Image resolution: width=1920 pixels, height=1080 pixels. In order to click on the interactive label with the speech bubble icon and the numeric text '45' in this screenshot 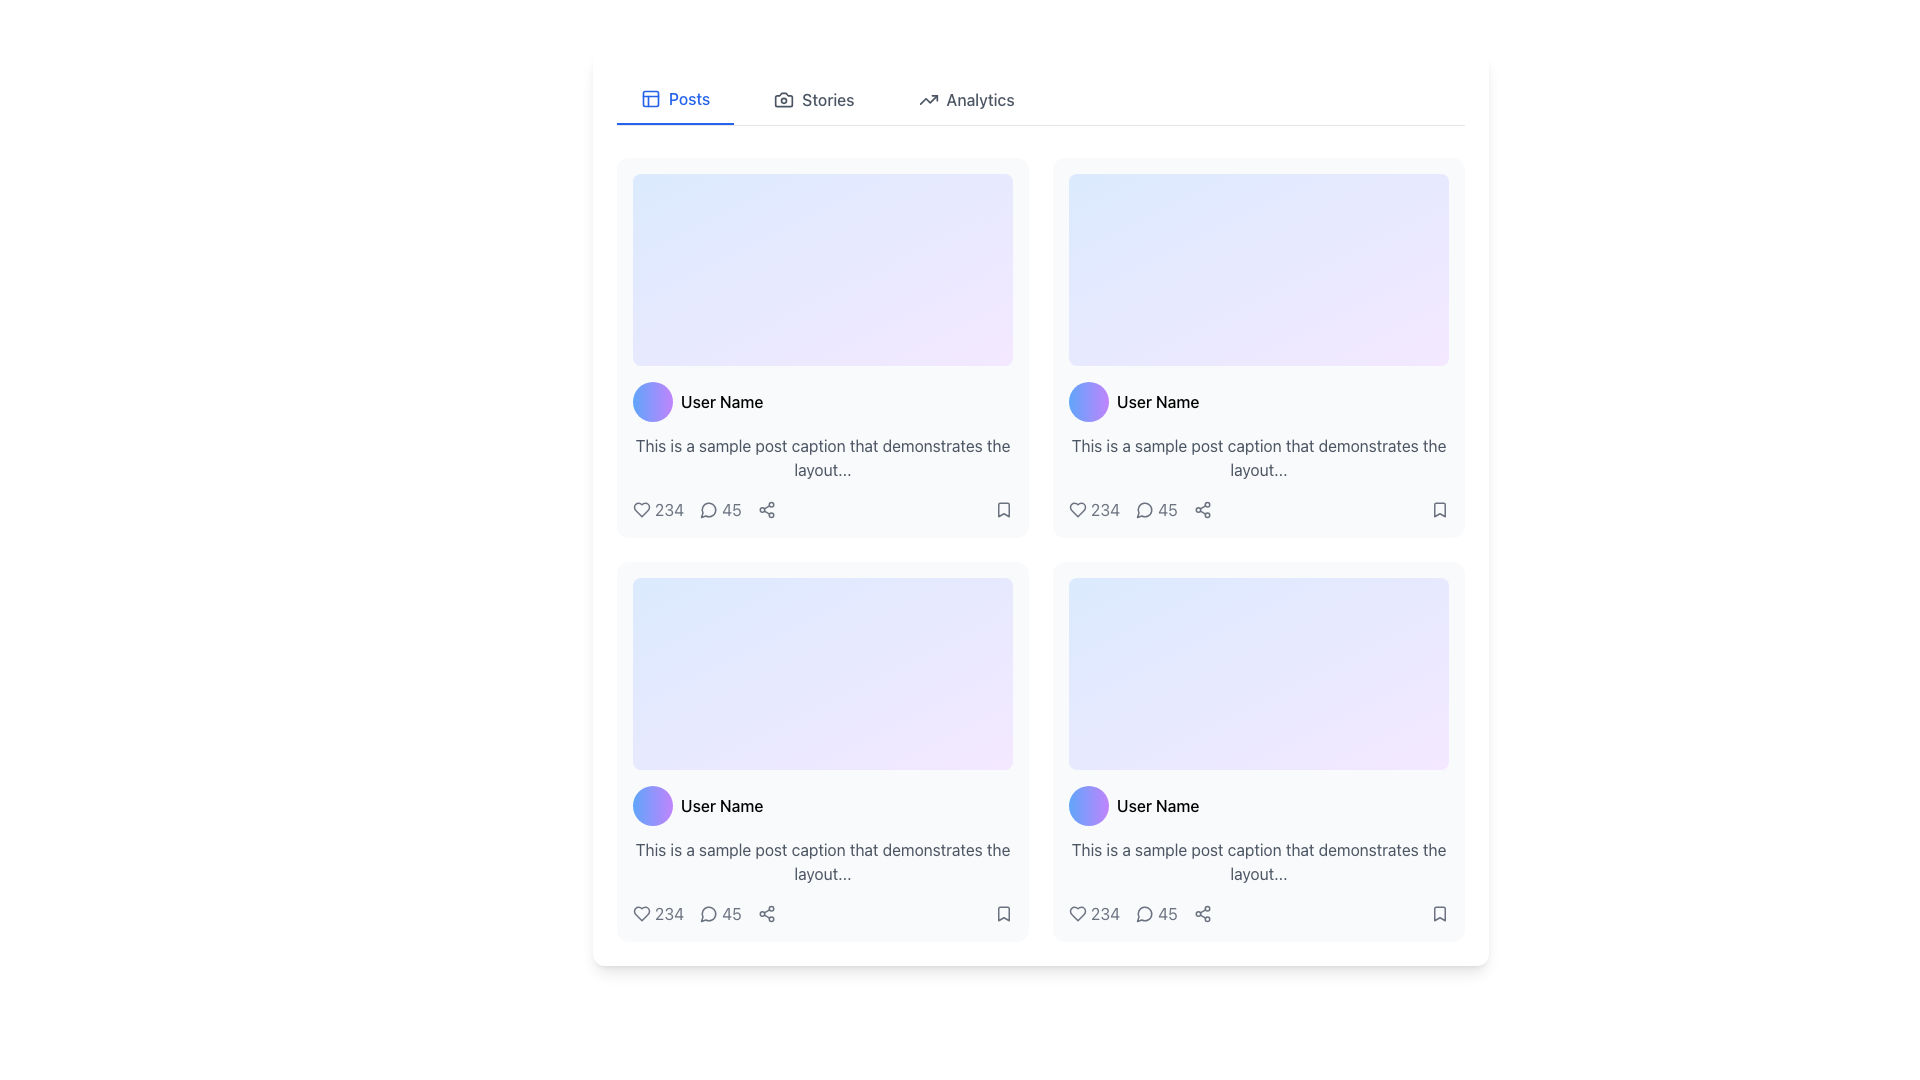, I will do `click(1156, 508)`.